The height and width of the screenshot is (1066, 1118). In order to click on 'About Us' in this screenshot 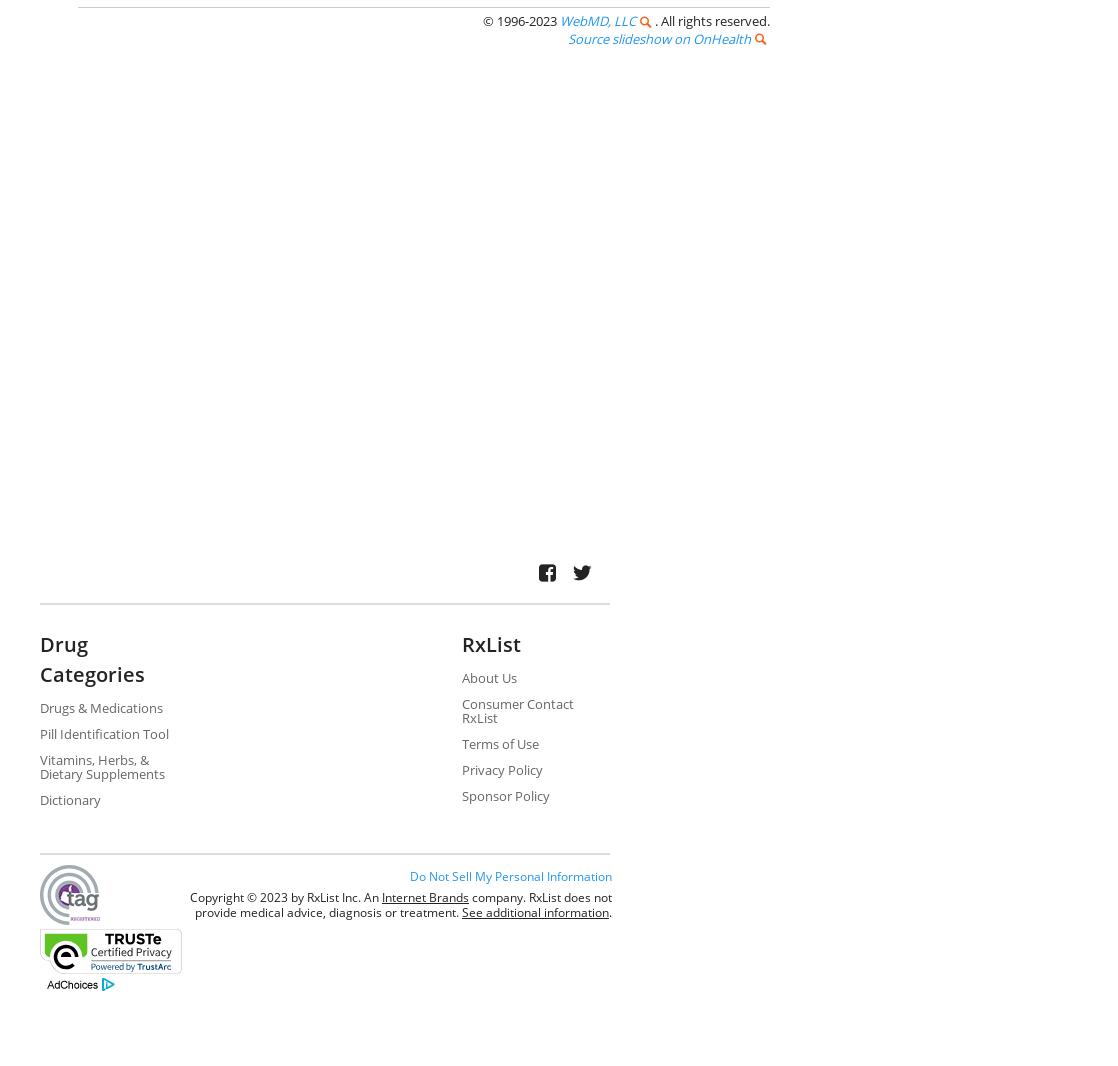, I will do `click(487, 676)`.